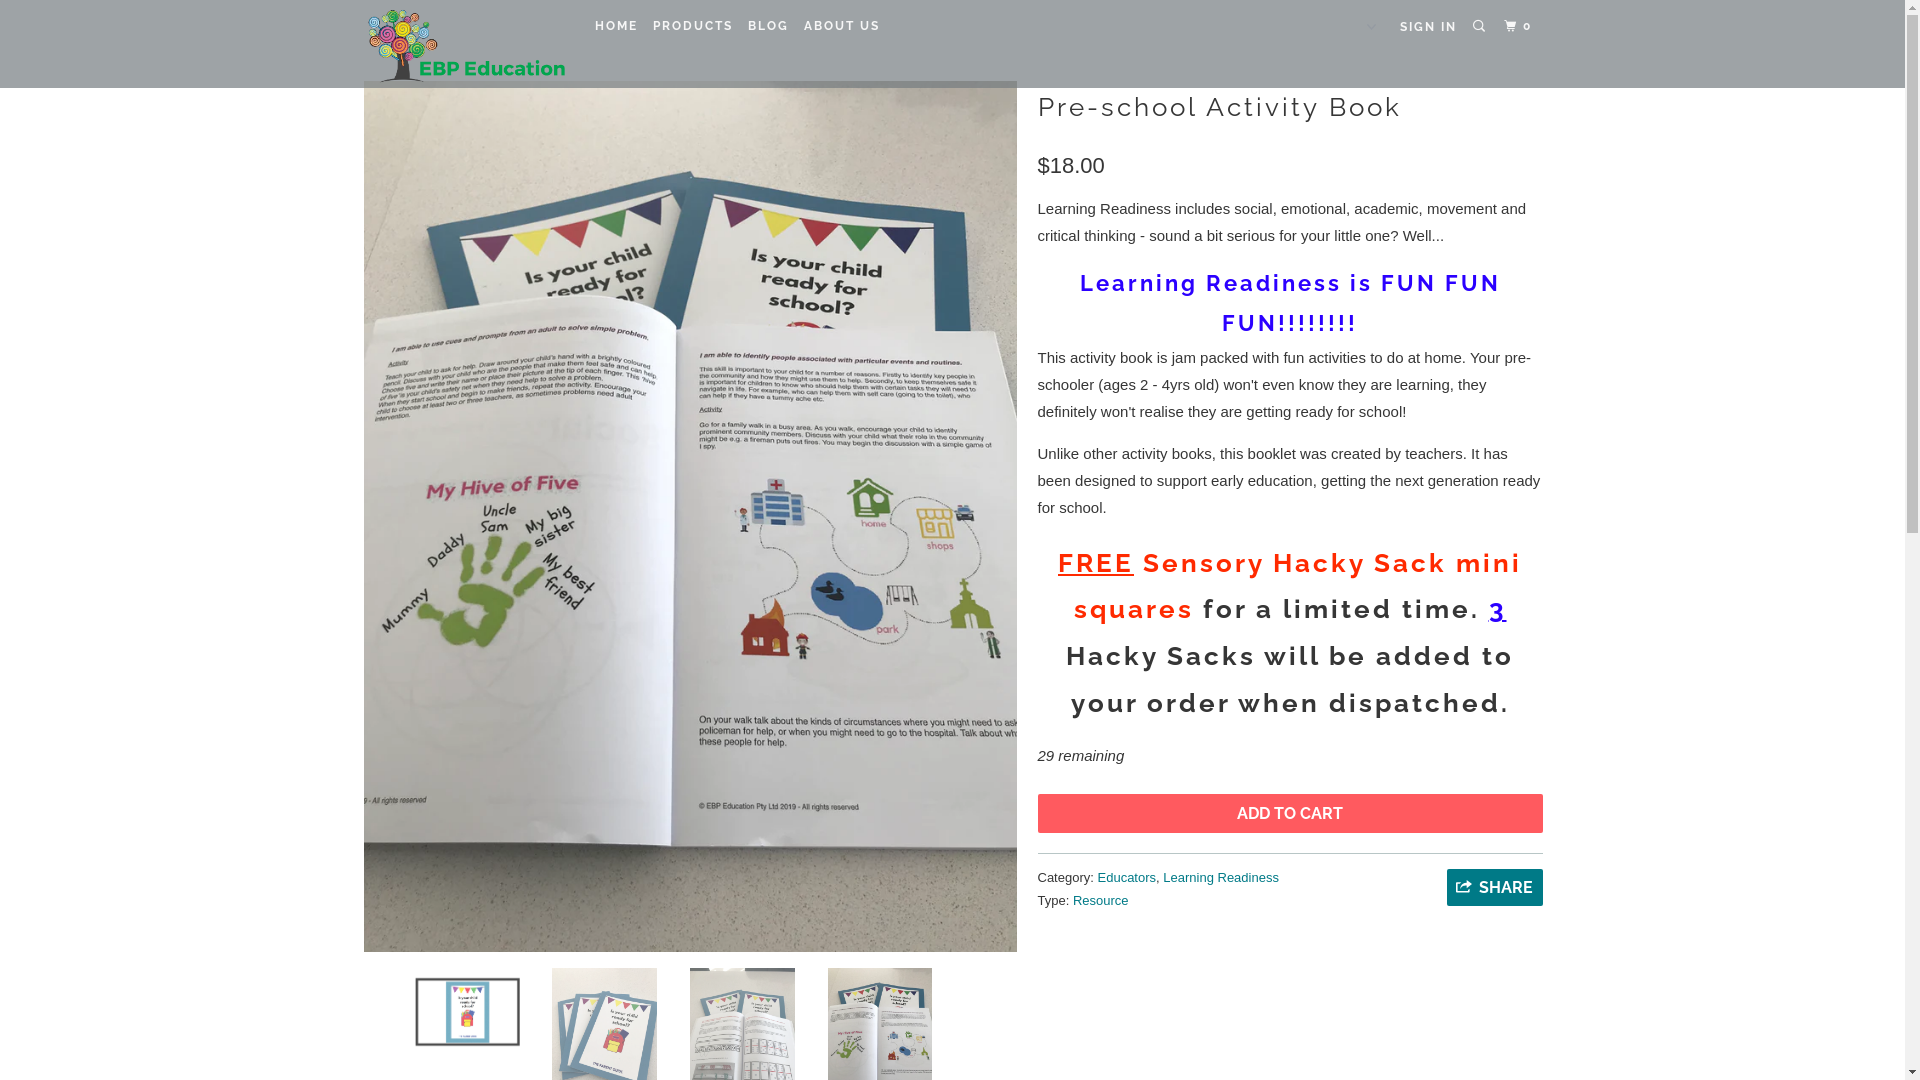  Describe the element at coordinates (614, 26) in the screenshot. I see `'HOME'` at that location.